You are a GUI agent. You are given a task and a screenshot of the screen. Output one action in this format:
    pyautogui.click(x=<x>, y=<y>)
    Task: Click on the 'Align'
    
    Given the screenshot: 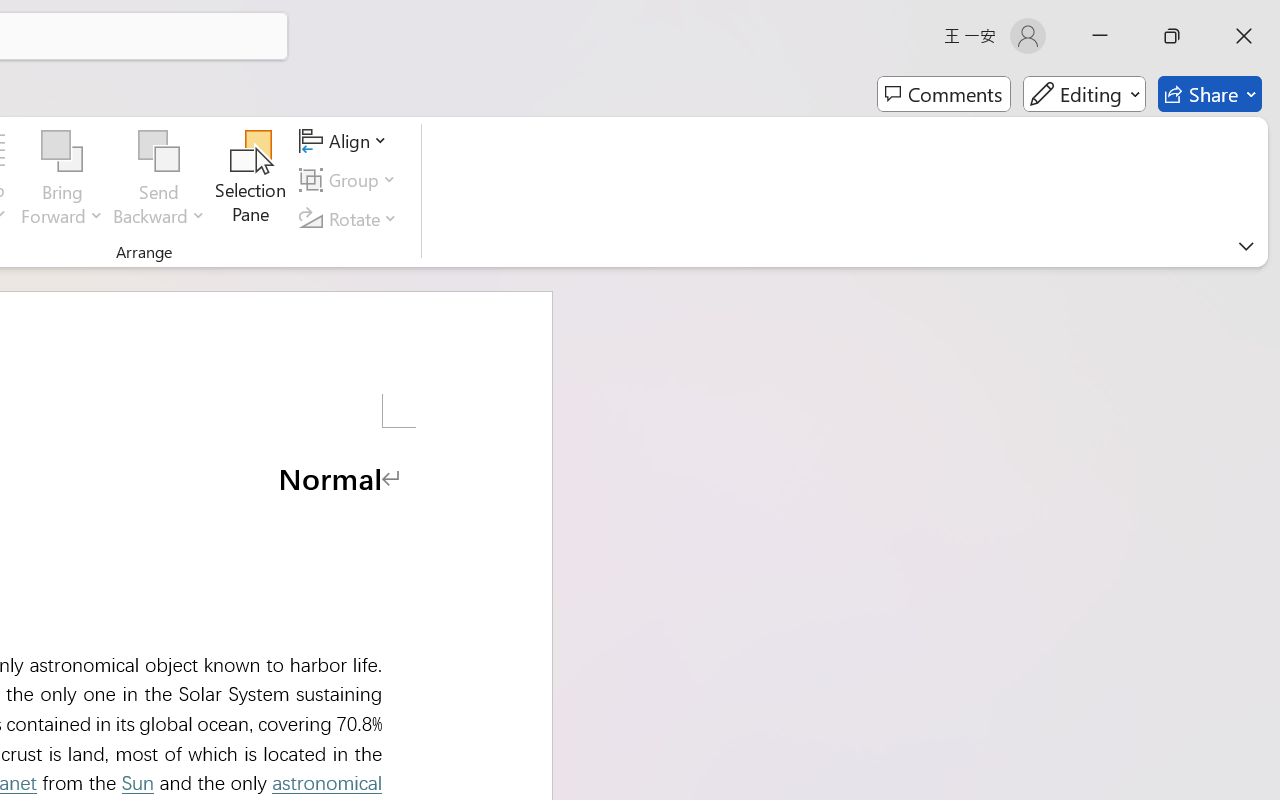 What is the action you would take?
    pyautogui.click(x=346, y=141)
    